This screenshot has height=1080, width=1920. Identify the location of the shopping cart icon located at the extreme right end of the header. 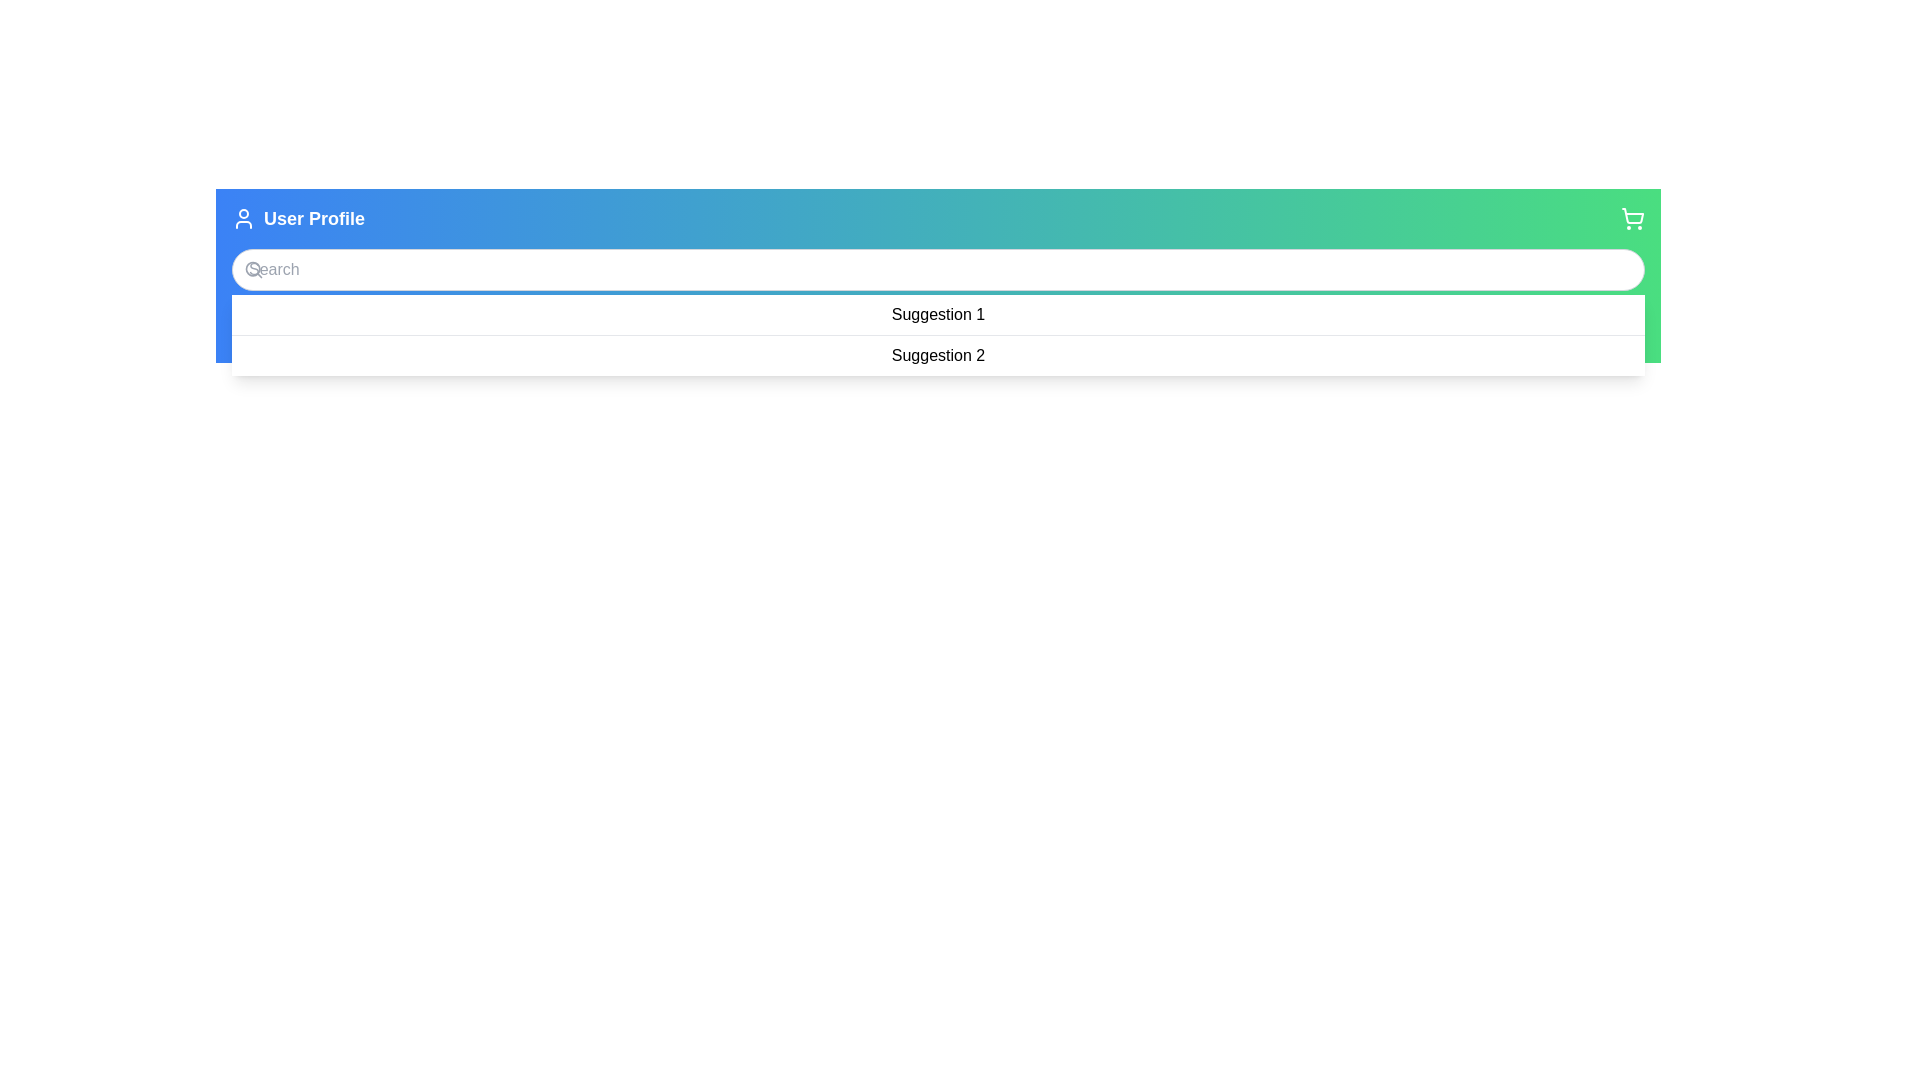
(1632, 219).